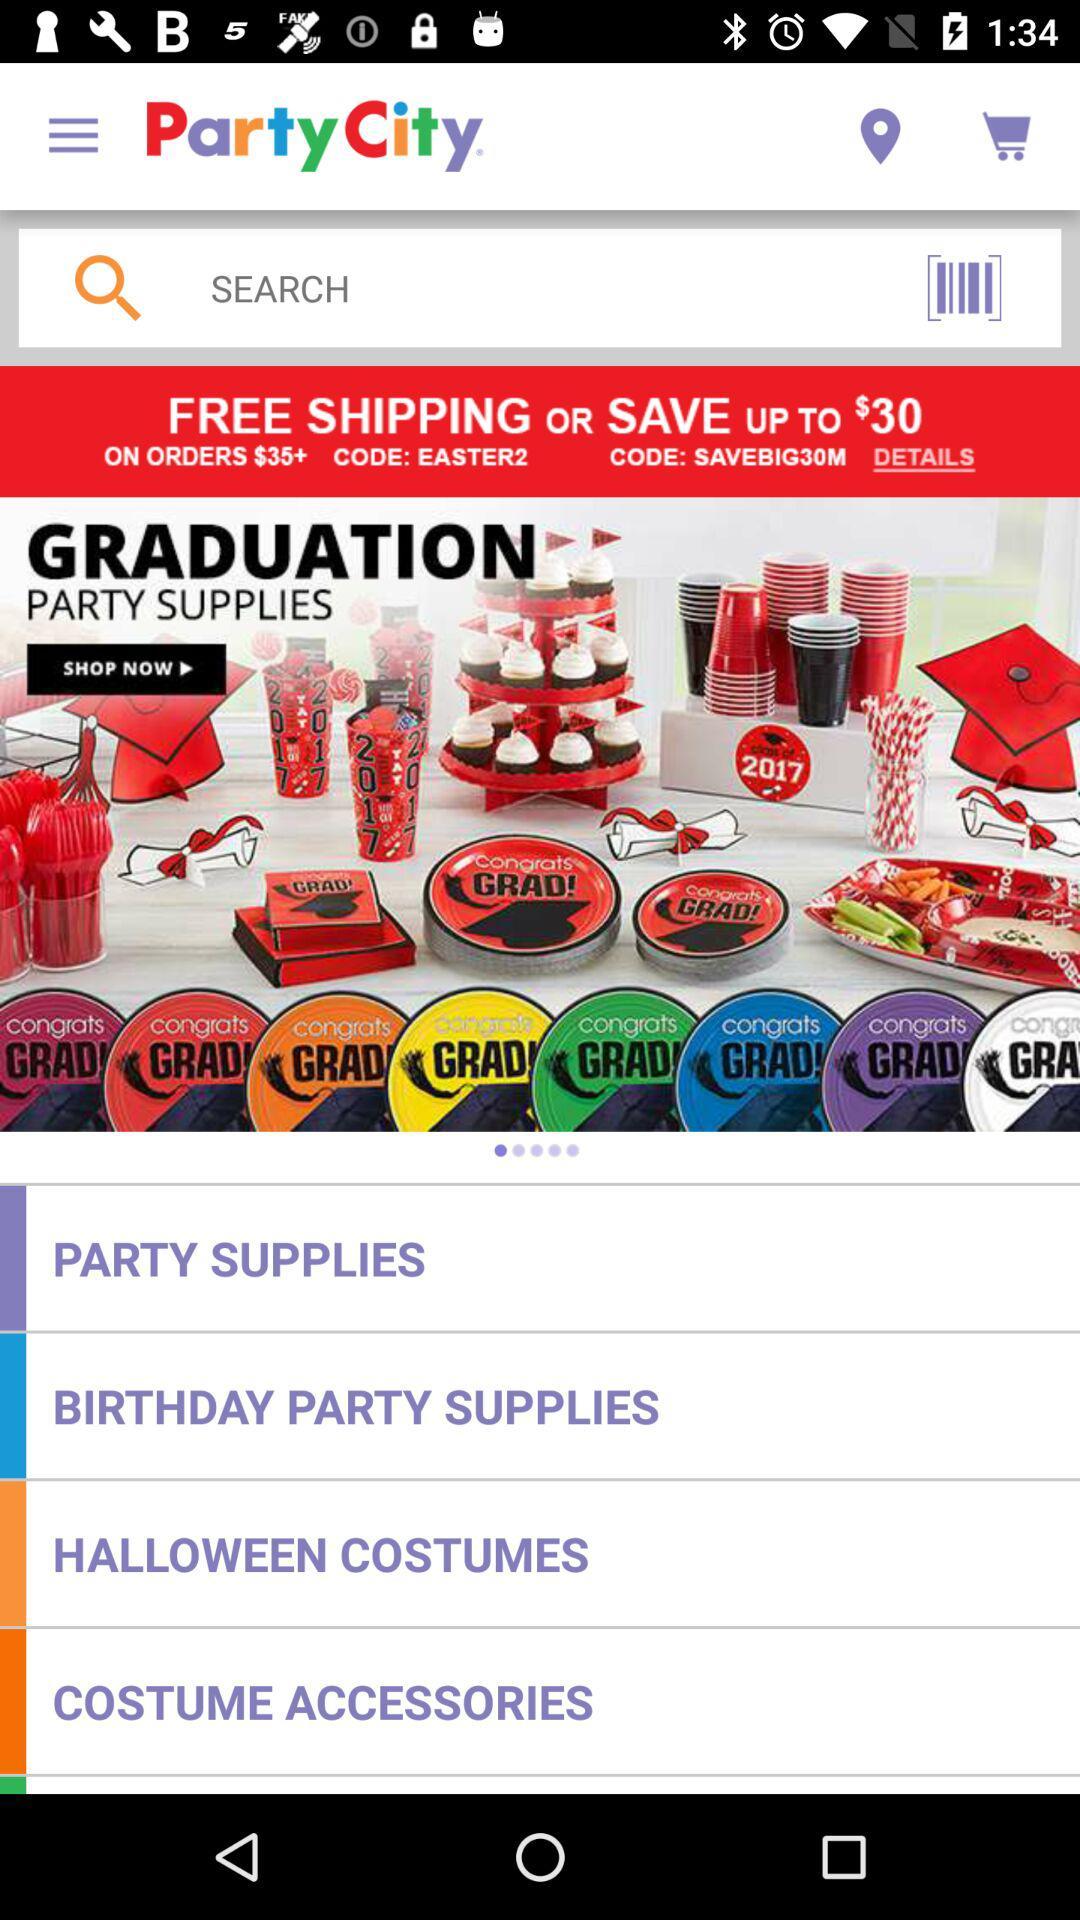 Image resolution: width=1080 pixels, height=1920 pixels. Describe the element at coordinates (963, 287) in the screenshot. I see `the pause icon` at that location.